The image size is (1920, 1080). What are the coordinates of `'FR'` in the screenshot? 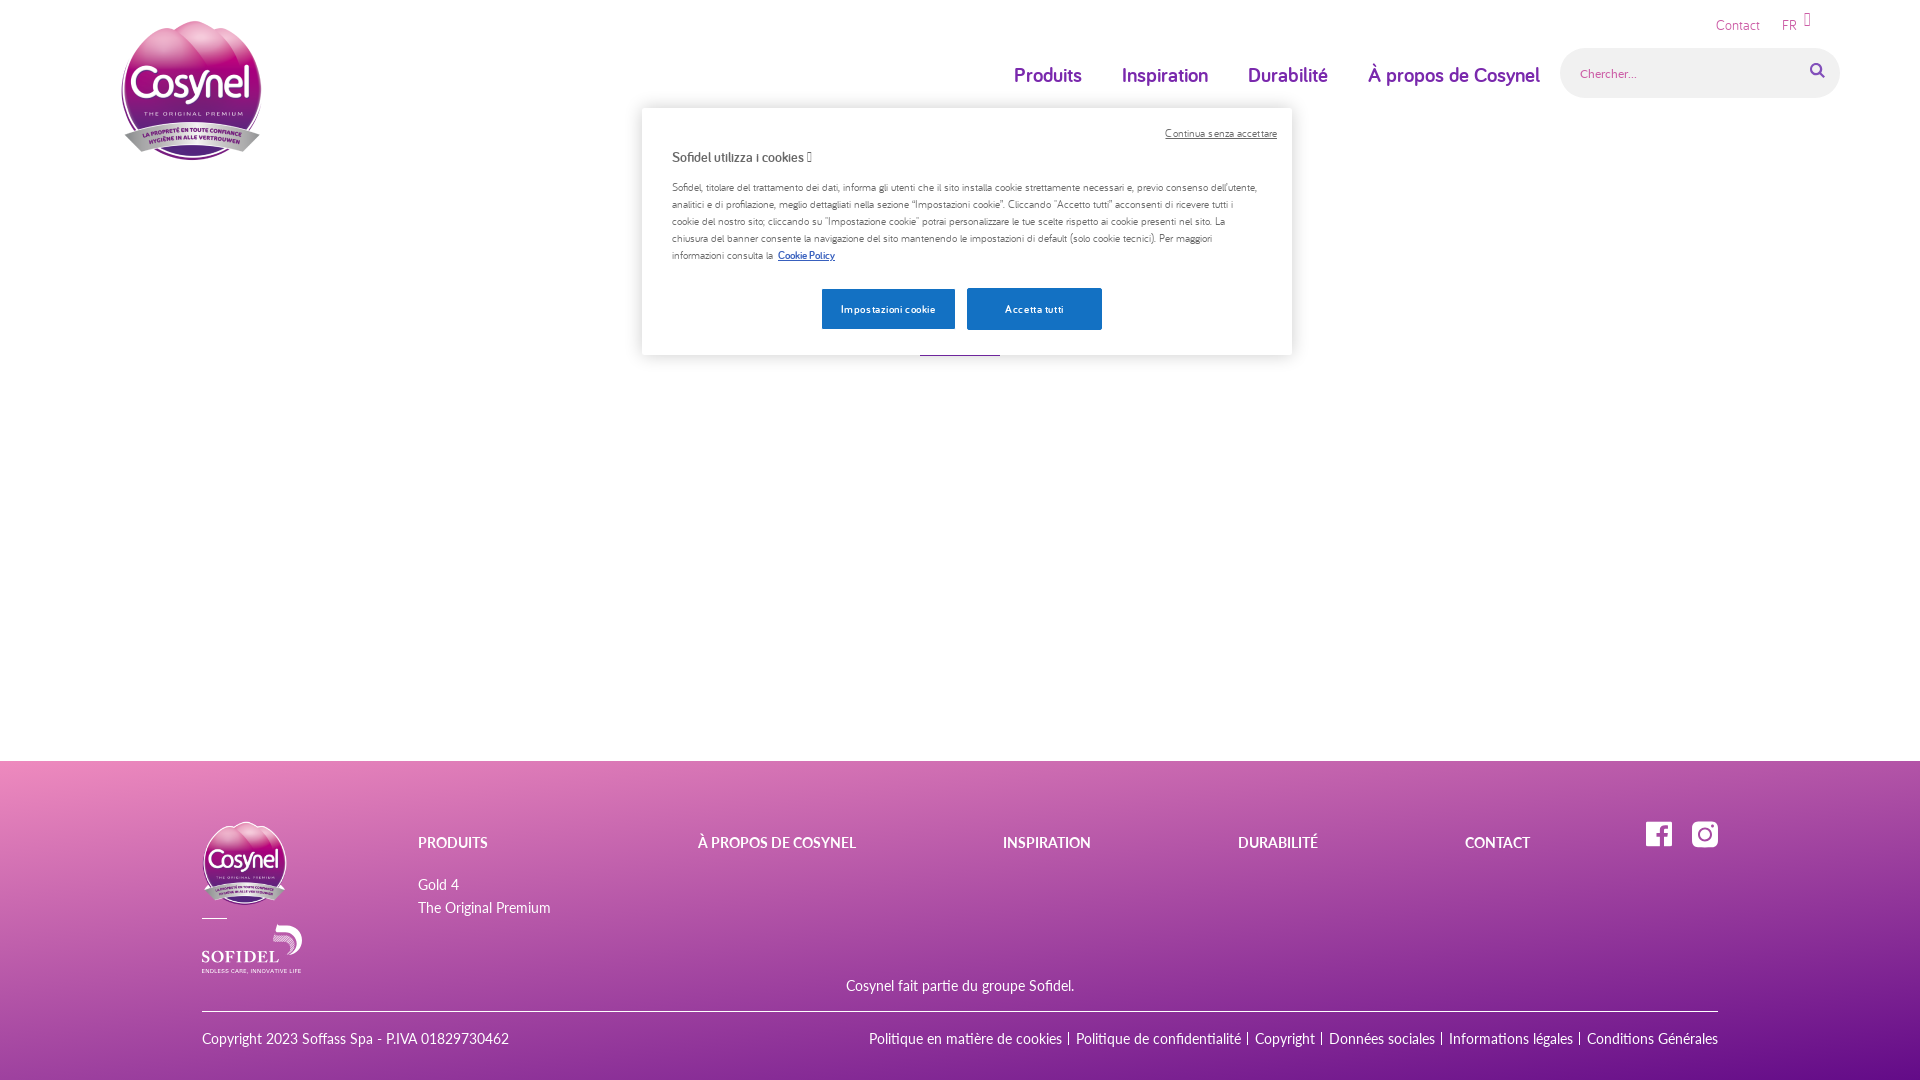 It's located at (1771, 24).